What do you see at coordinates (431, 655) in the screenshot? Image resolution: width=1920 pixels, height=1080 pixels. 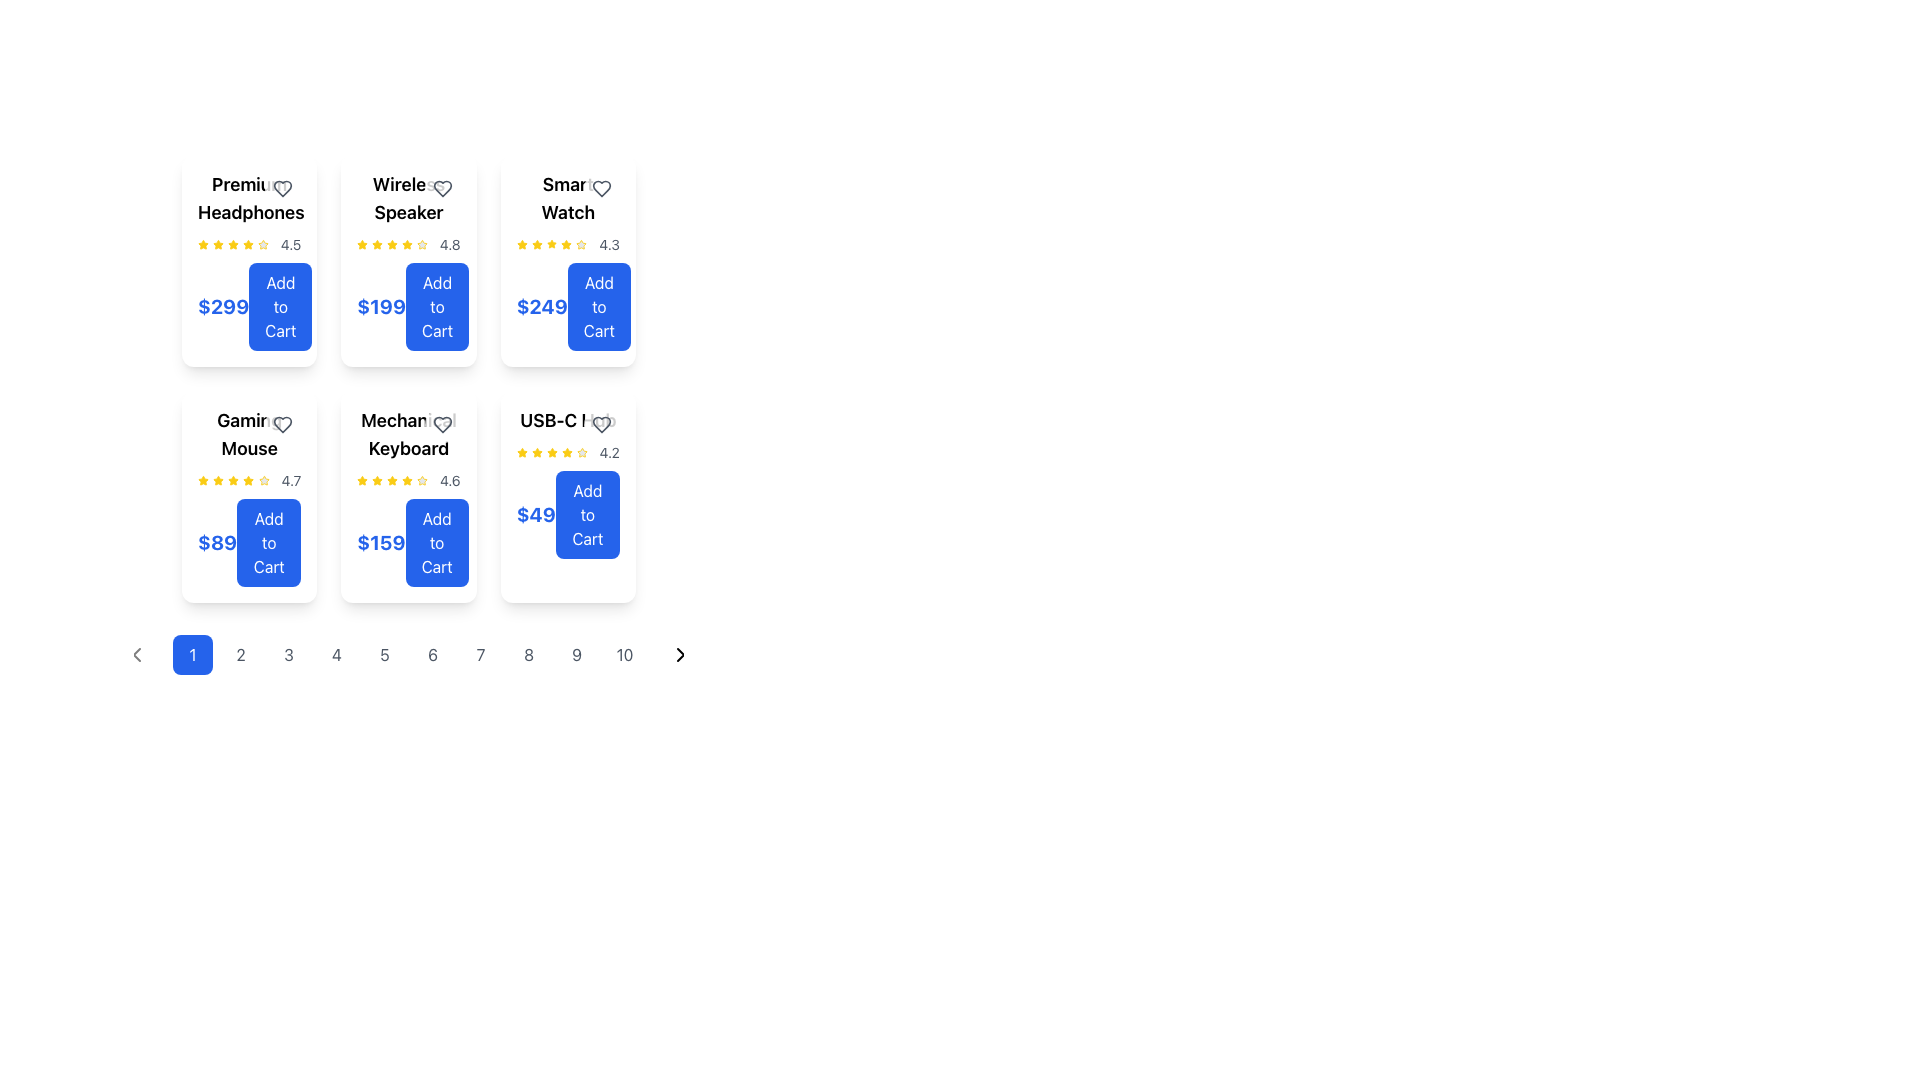 I see `the sixth pagination button` at bounding box center [431, 655].